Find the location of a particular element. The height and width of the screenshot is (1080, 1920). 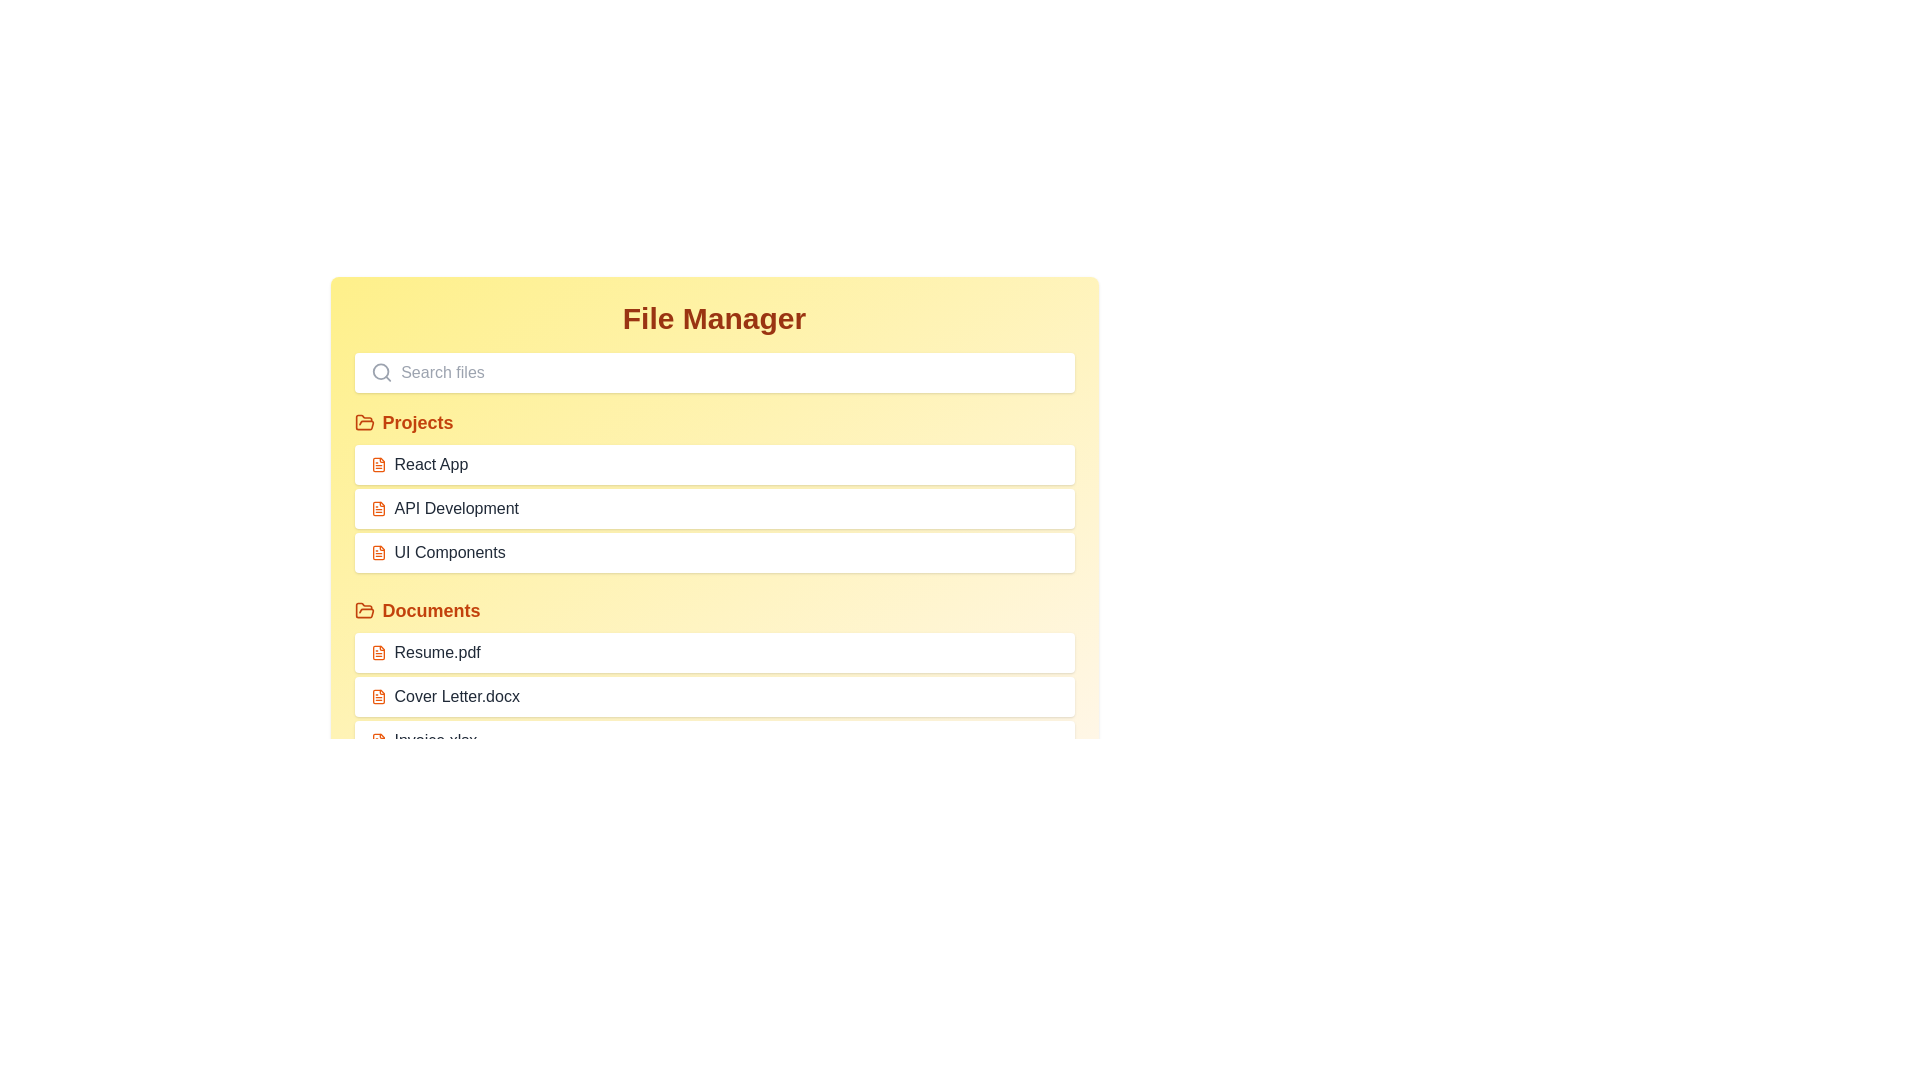

the file named Cover Letter.docx to select it is located at coordinates (714, 696).